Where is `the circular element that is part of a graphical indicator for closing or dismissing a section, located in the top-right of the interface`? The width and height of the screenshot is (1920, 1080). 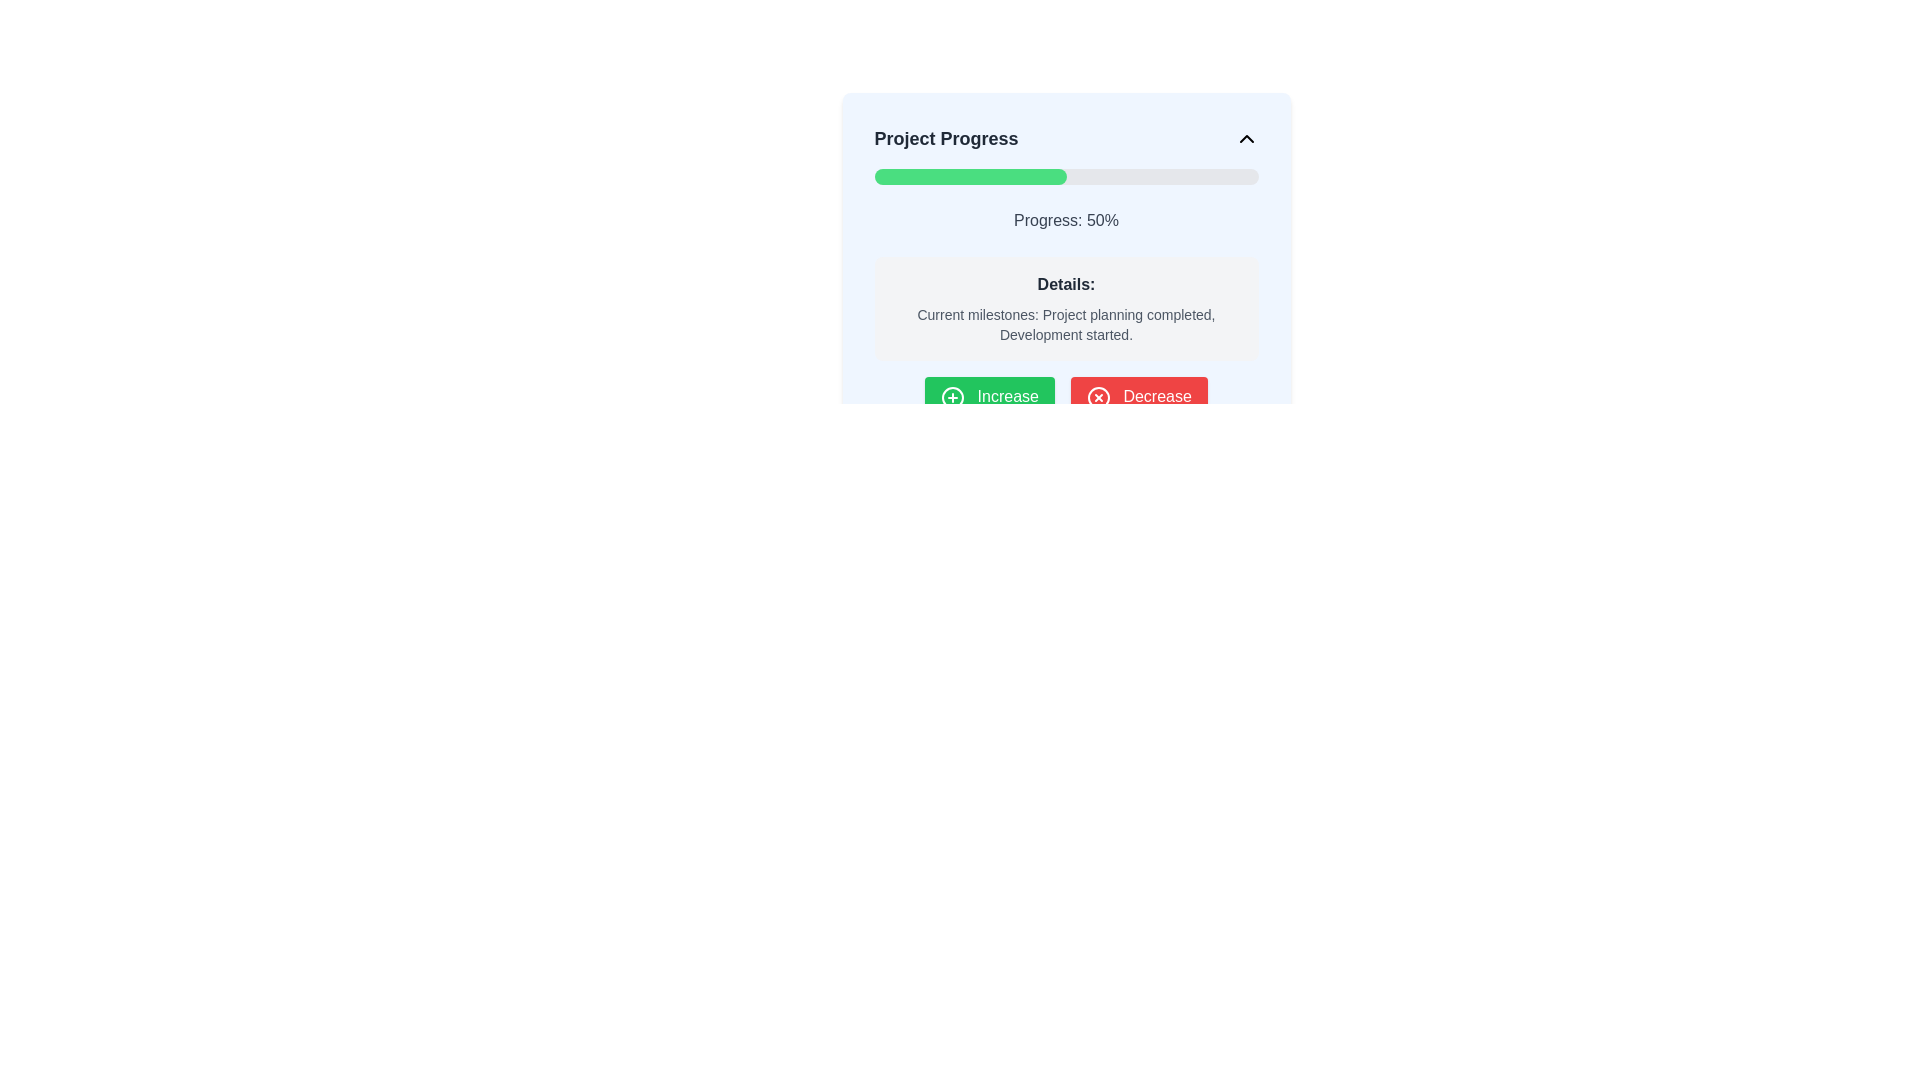
the circular element that is part of a graphical indicator for closing or dismissing a section, located in the top-right of the interface is located at coordinates (1098, 397).